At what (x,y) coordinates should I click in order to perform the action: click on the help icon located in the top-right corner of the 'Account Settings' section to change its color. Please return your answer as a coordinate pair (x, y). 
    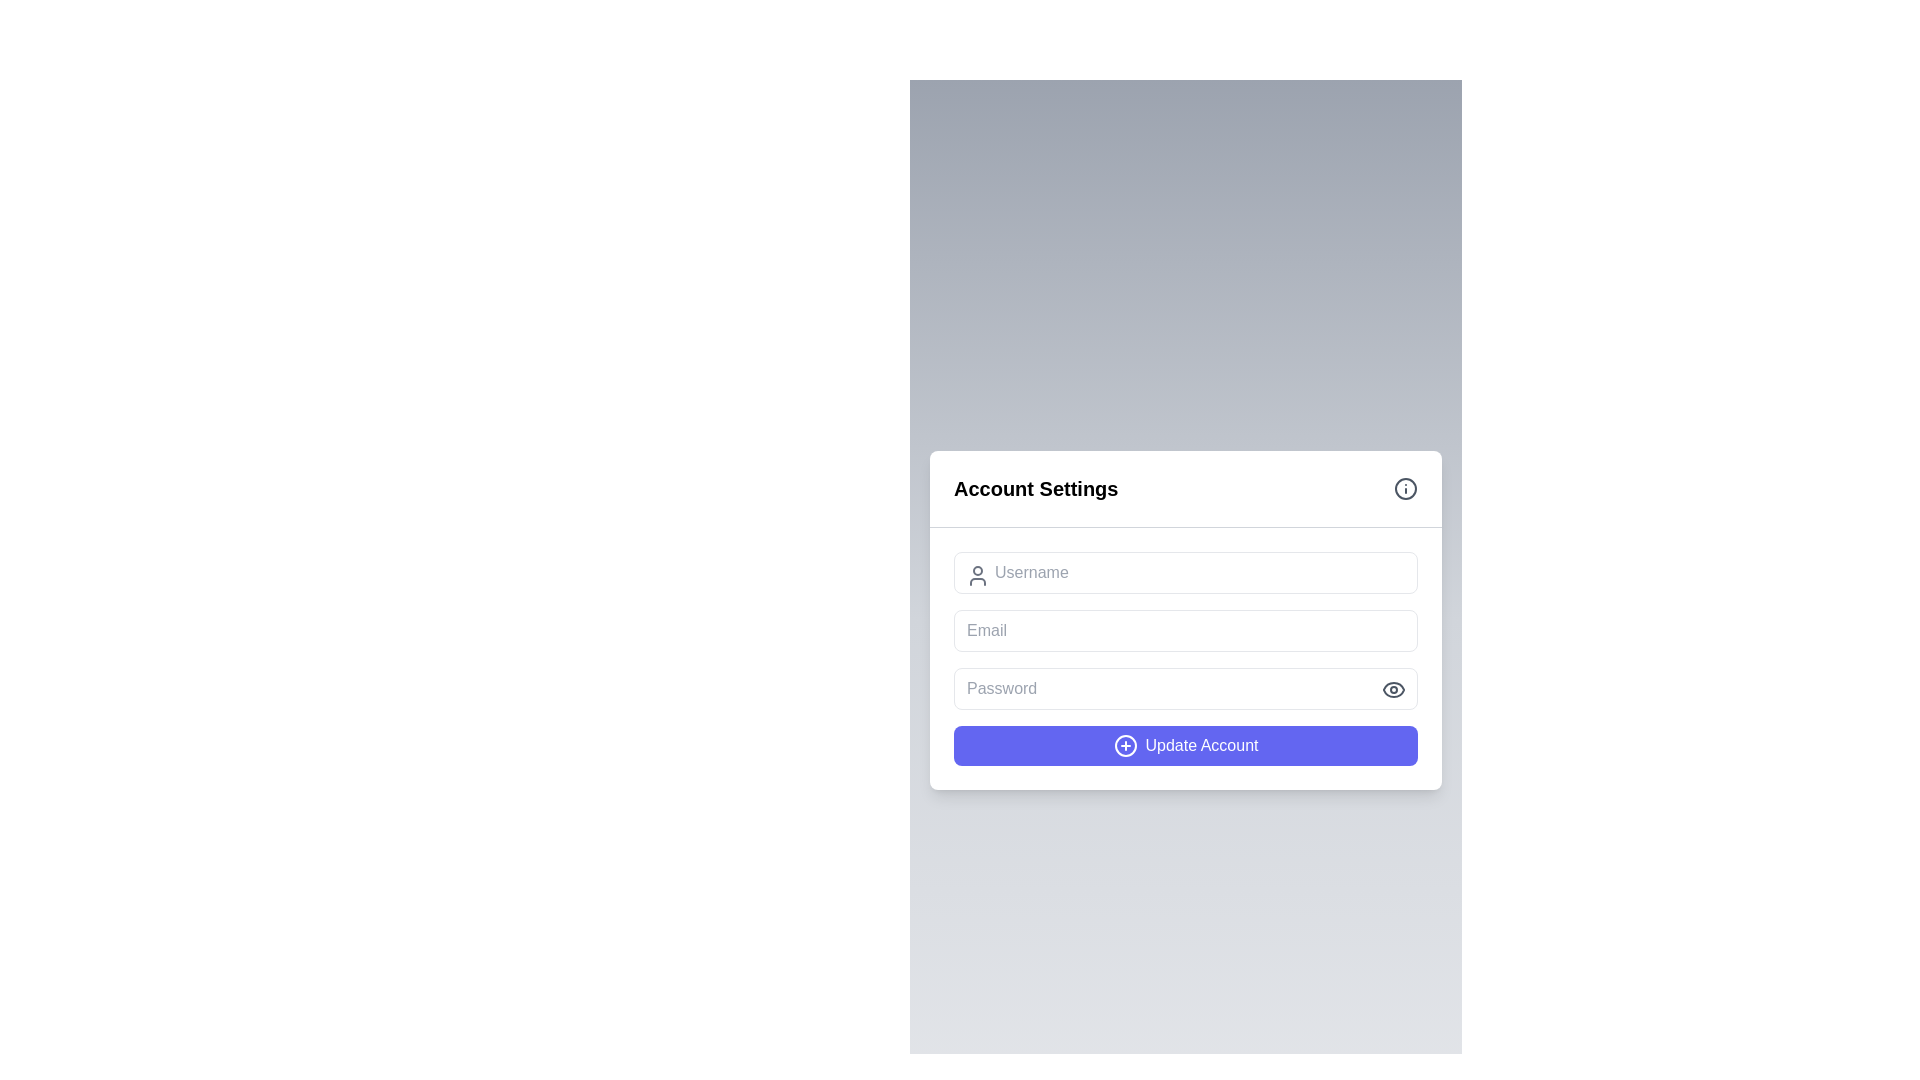
    Looking at the image, I should click on (1405, 488).